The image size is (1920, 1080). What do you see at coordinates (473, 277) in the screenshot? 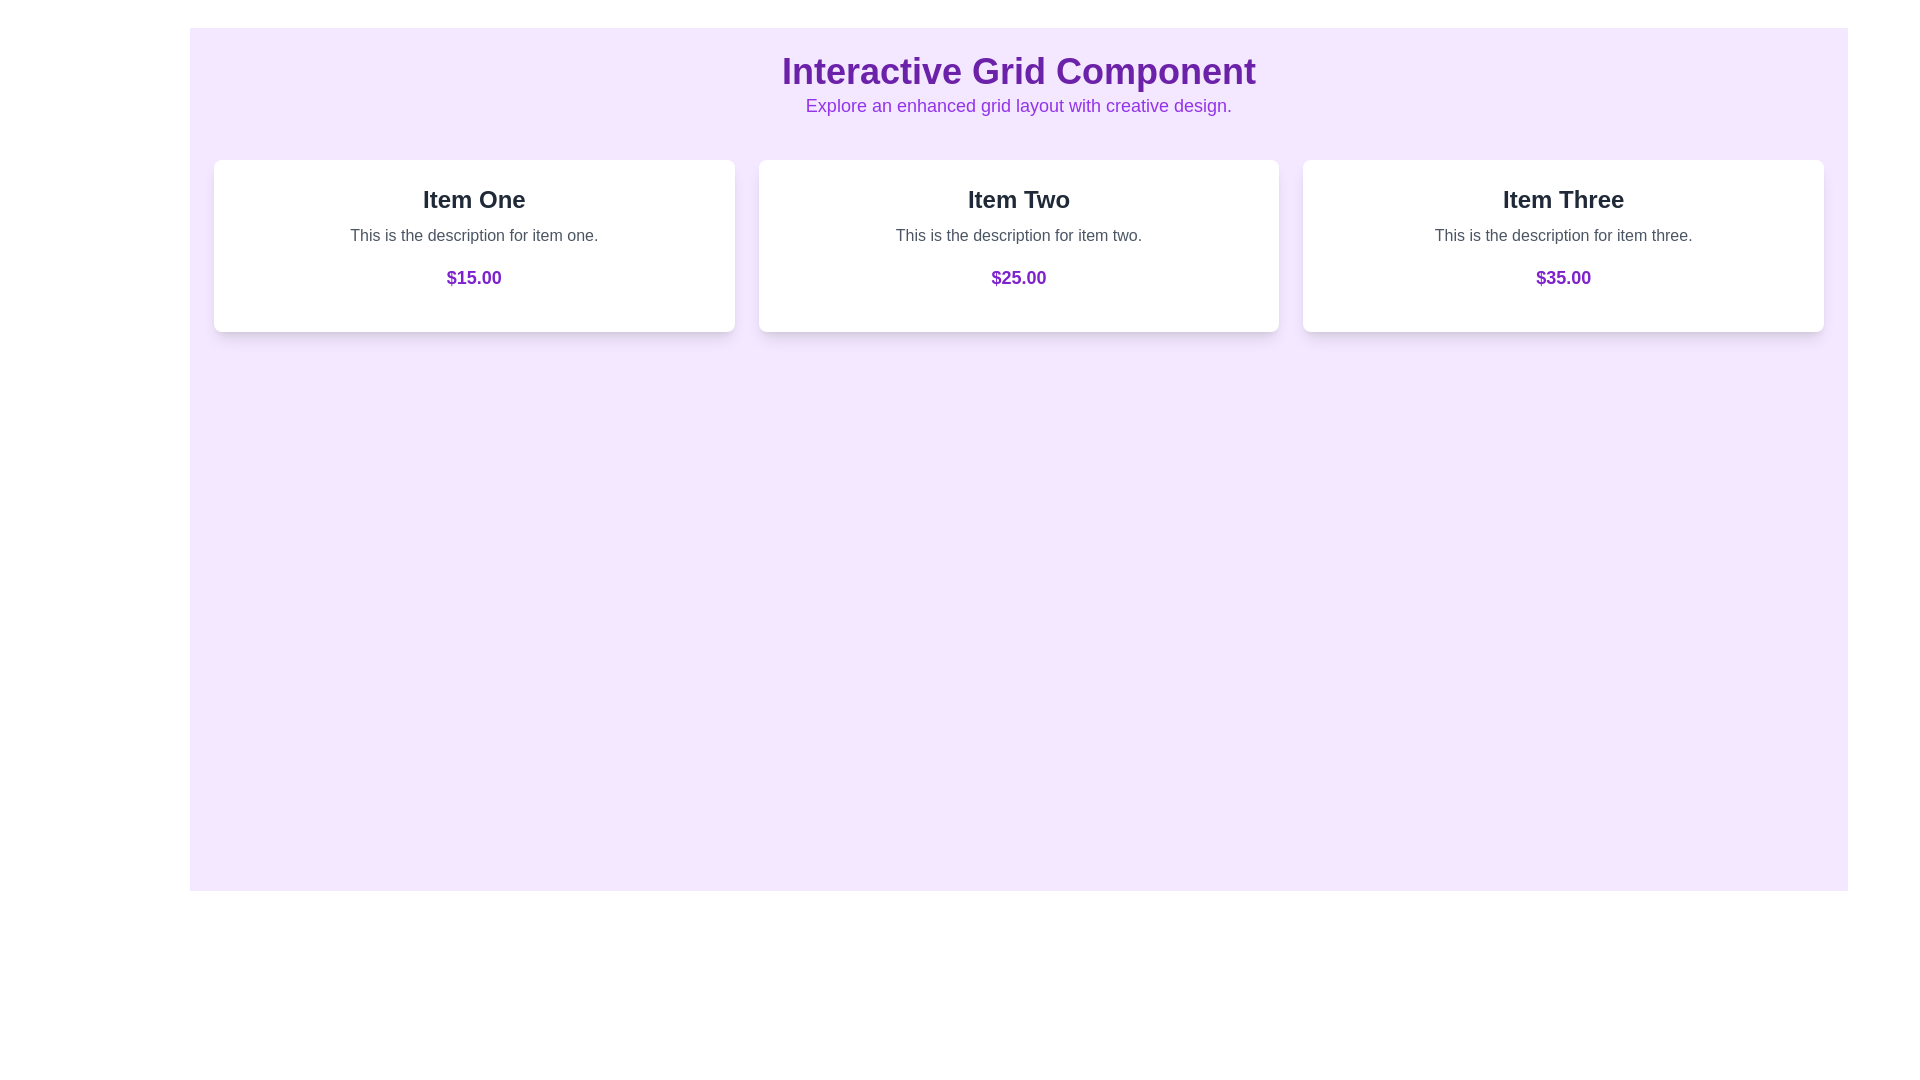
I see `price information displayed in the text label located below the description text of the 'Item One' card in the first column of a three-column grid layout` at bounding box center [473, 277].